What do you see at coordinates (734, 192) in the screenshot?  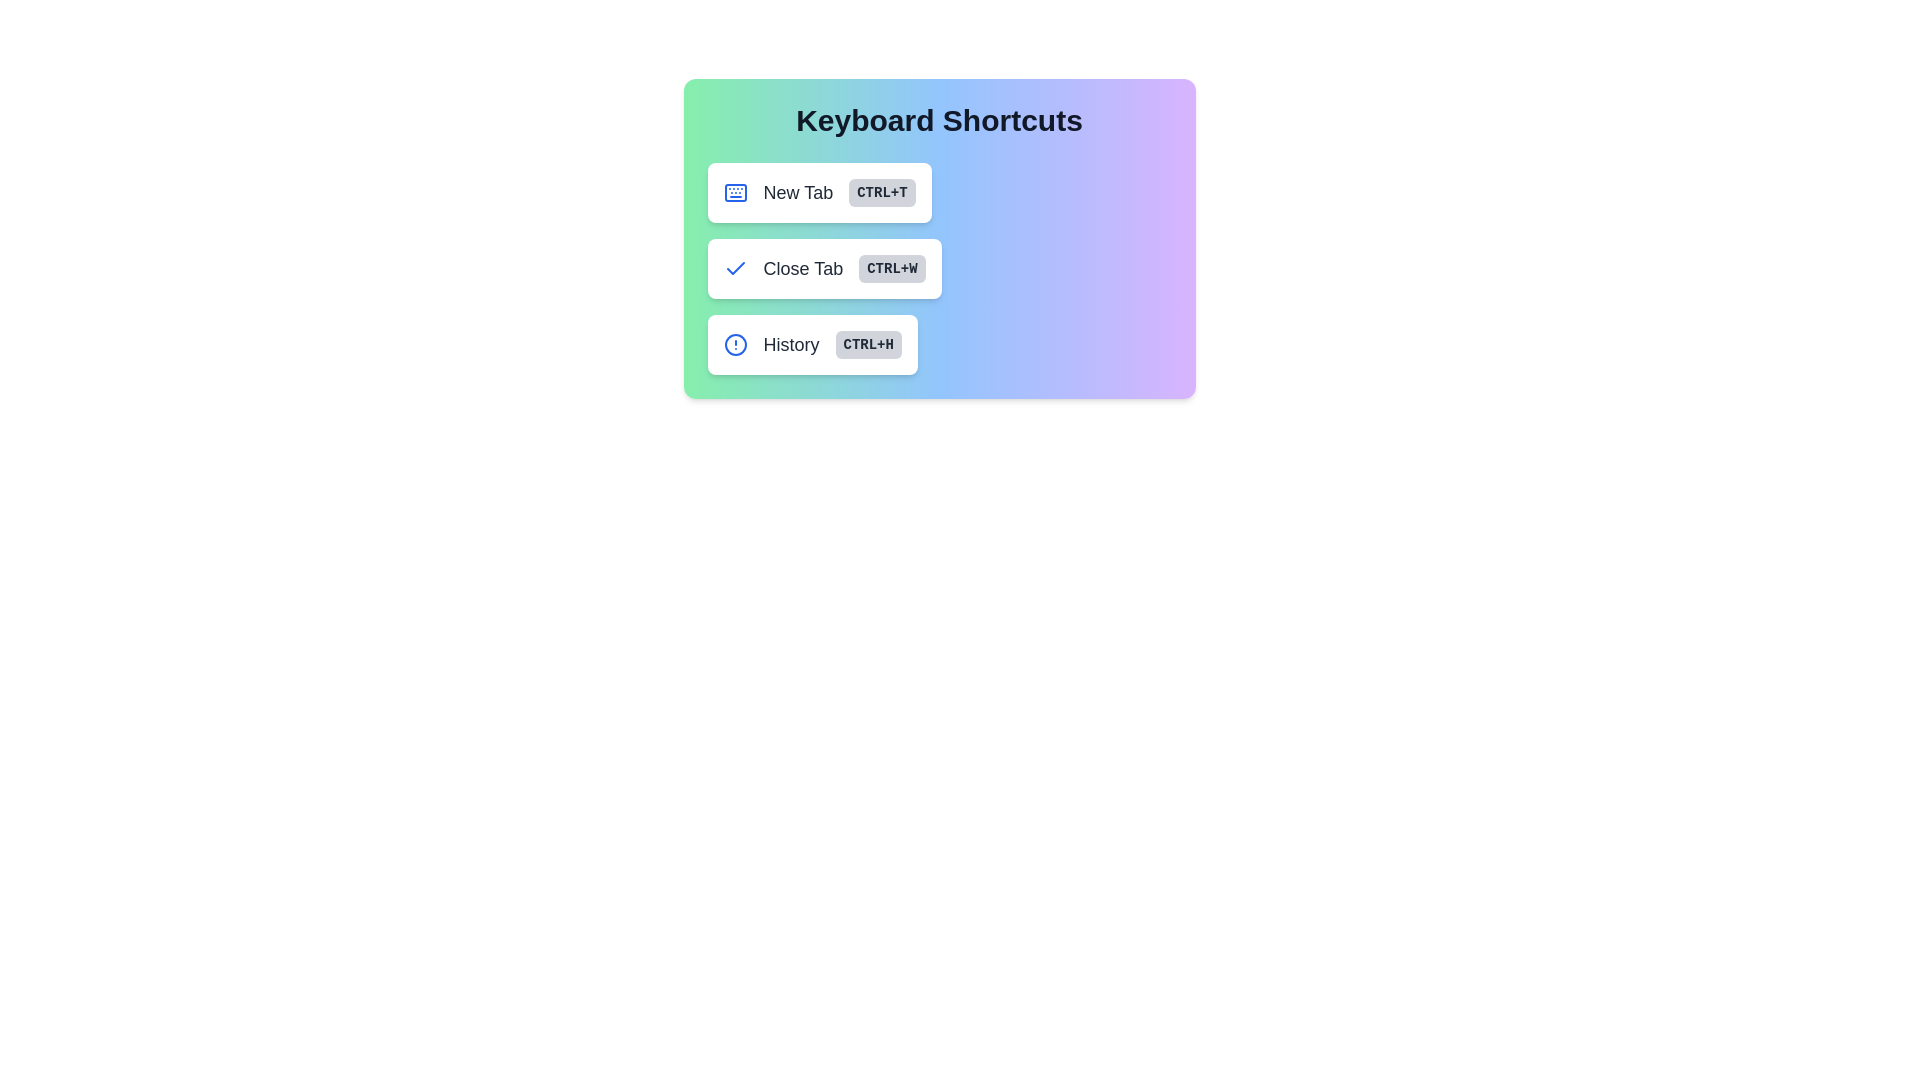 I see `the central key represented by the graphical component in the keyboard SVG icon` at bounding box center [734, 192].